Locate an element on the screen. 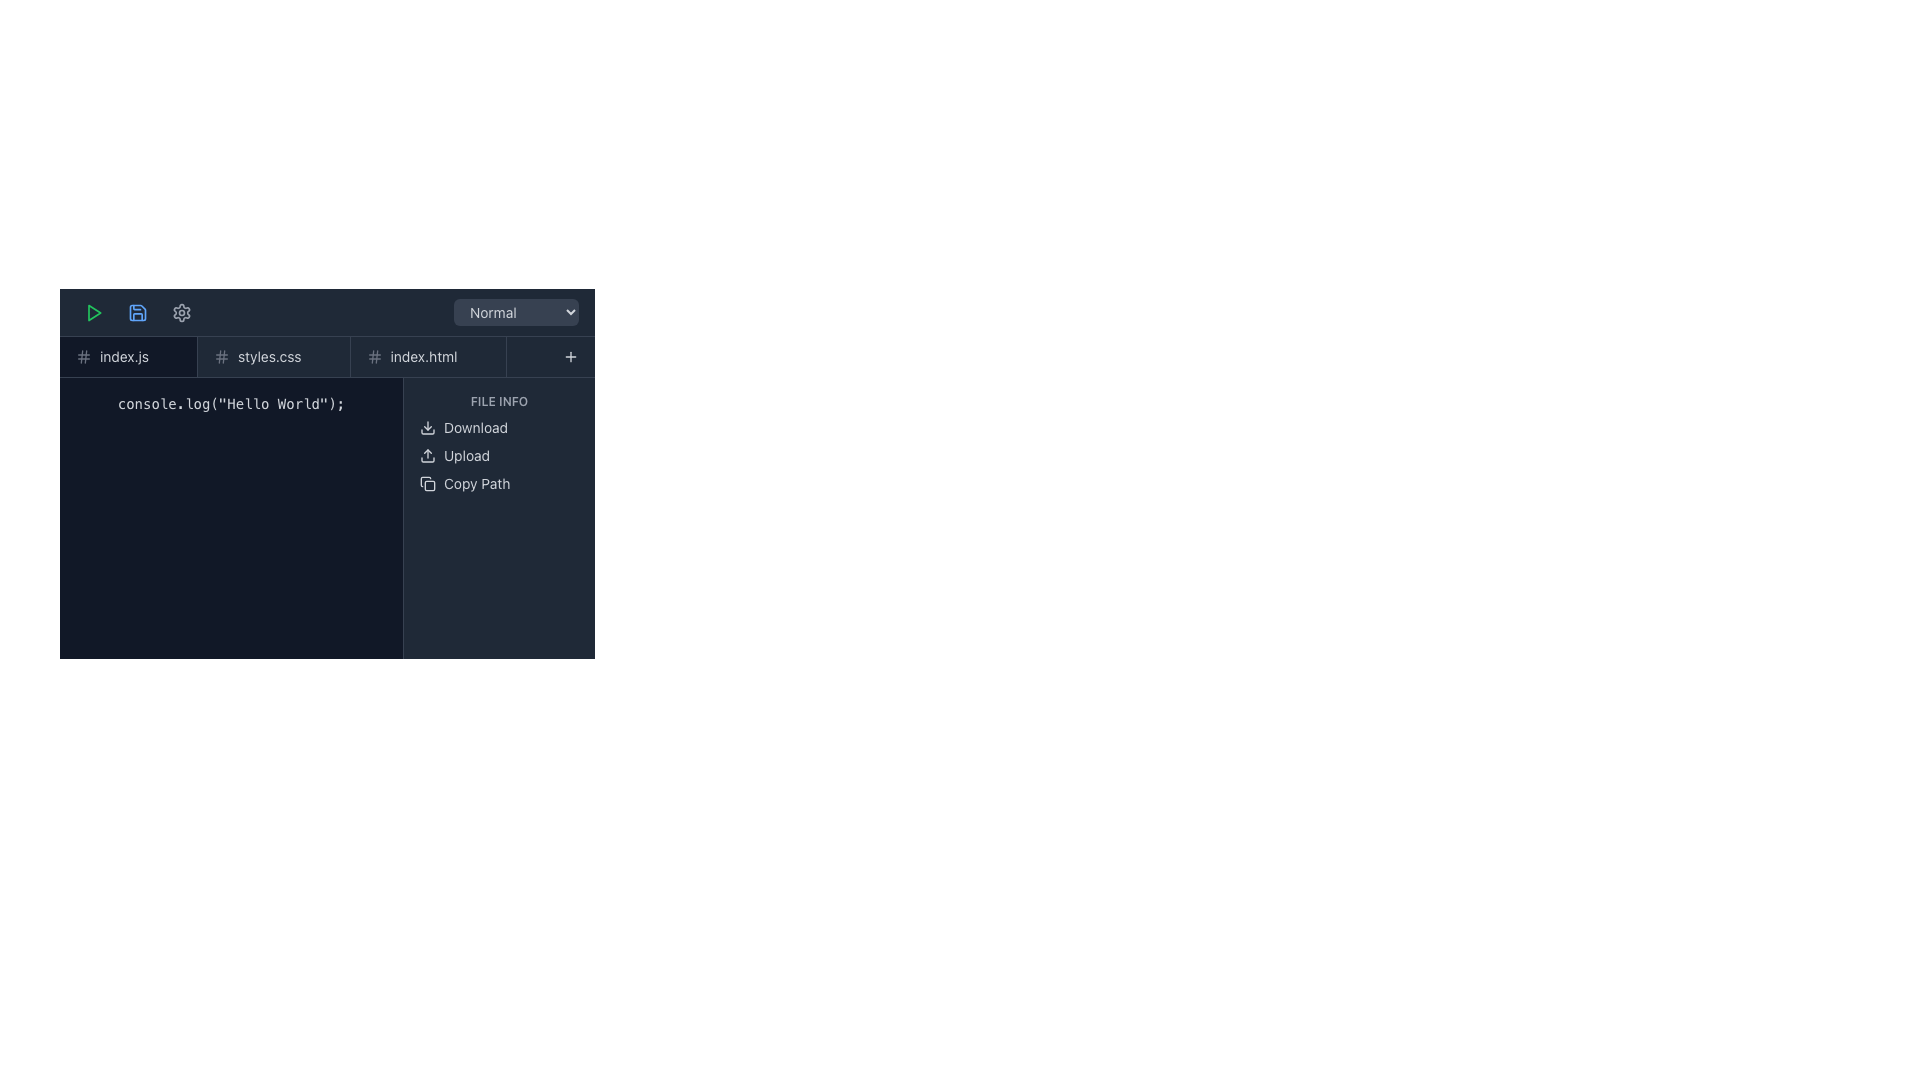 This screenshot has width=1920, height=1080. the styled dropdown menu labeled 'Normal' is located at coordinates (516, 312).